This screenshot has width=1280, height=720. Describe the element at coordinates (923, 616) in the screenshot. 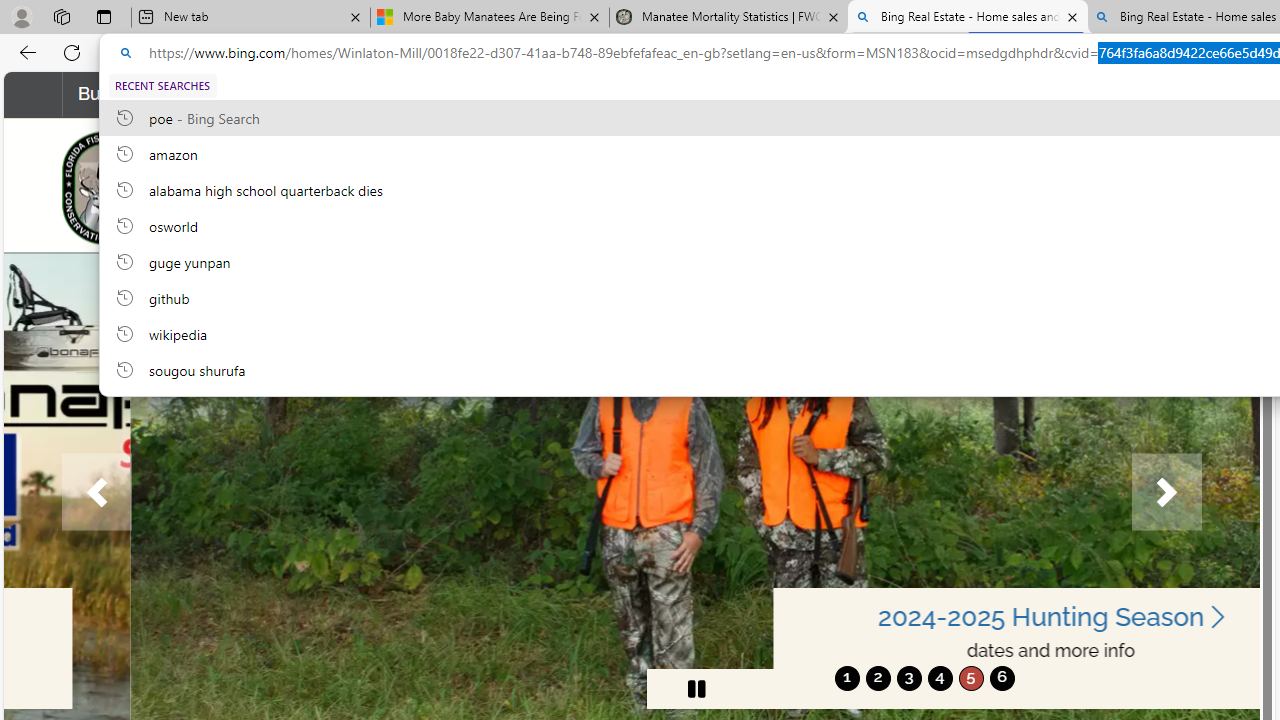

I see `'2024-2025 Hunting Season '` at that location.